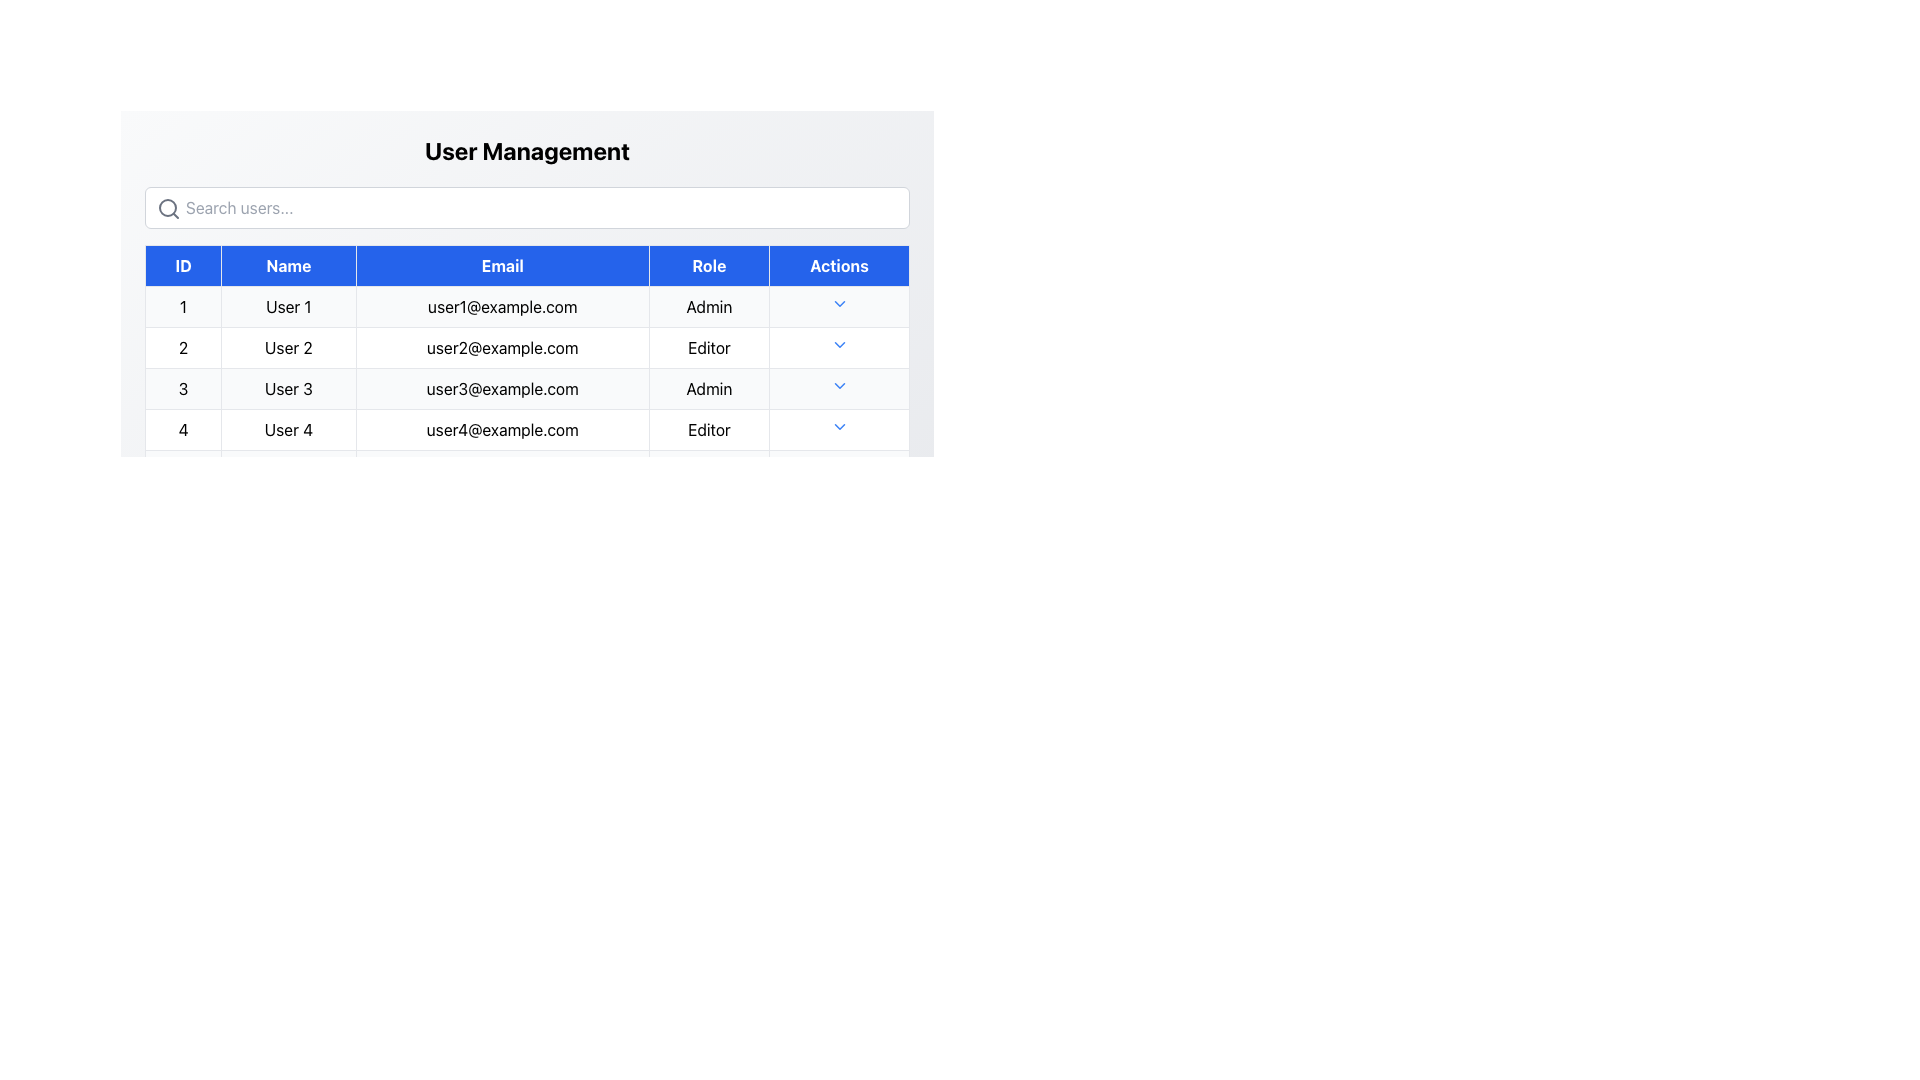 Image resolution: width=1920 pixels, height=1080 pixels. I want to click on the static text element displaying 'Admin' in black font, located in the last column under the 'Role' header for User 1, so click(709, 307).